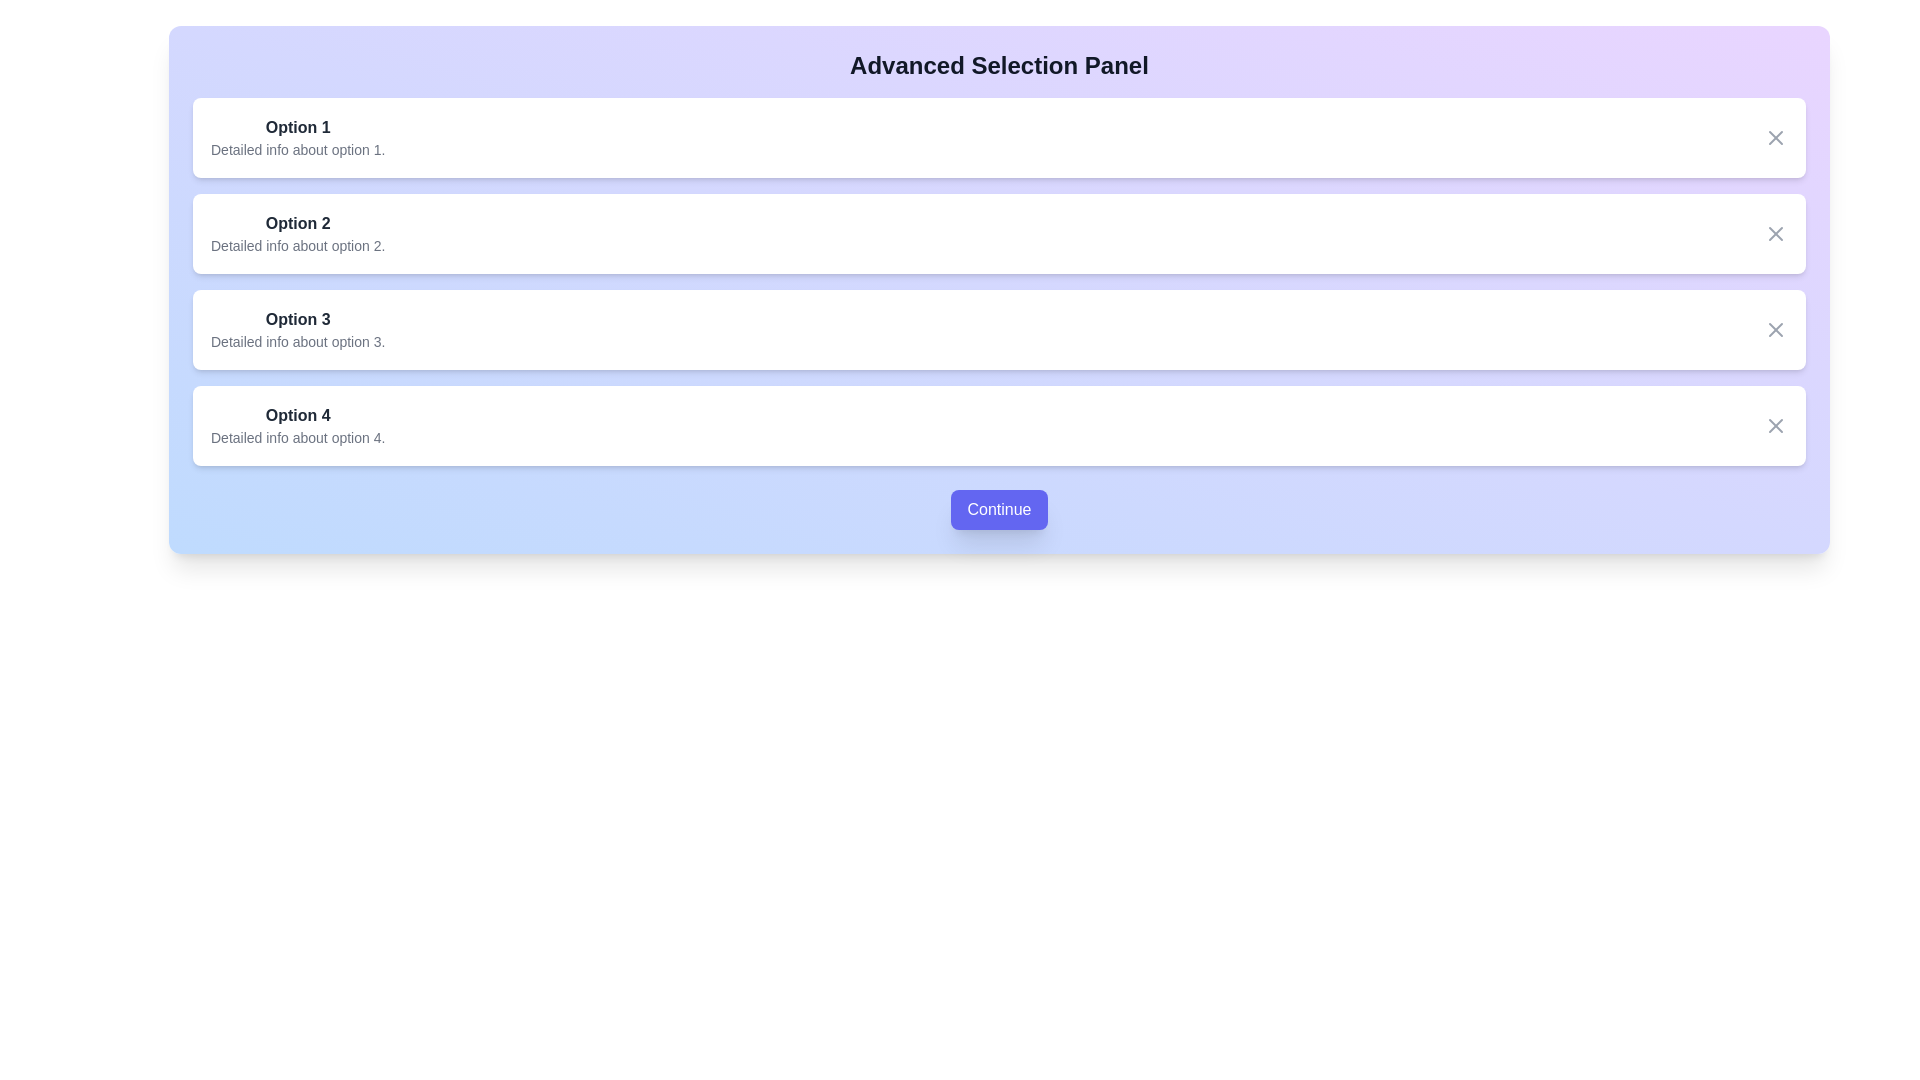 The height and width of the screenshot is (1080, 1920). I want to click on the 'X' icon button styled in gray, located to the right of the text 'Option 1', so click(1776, 137).